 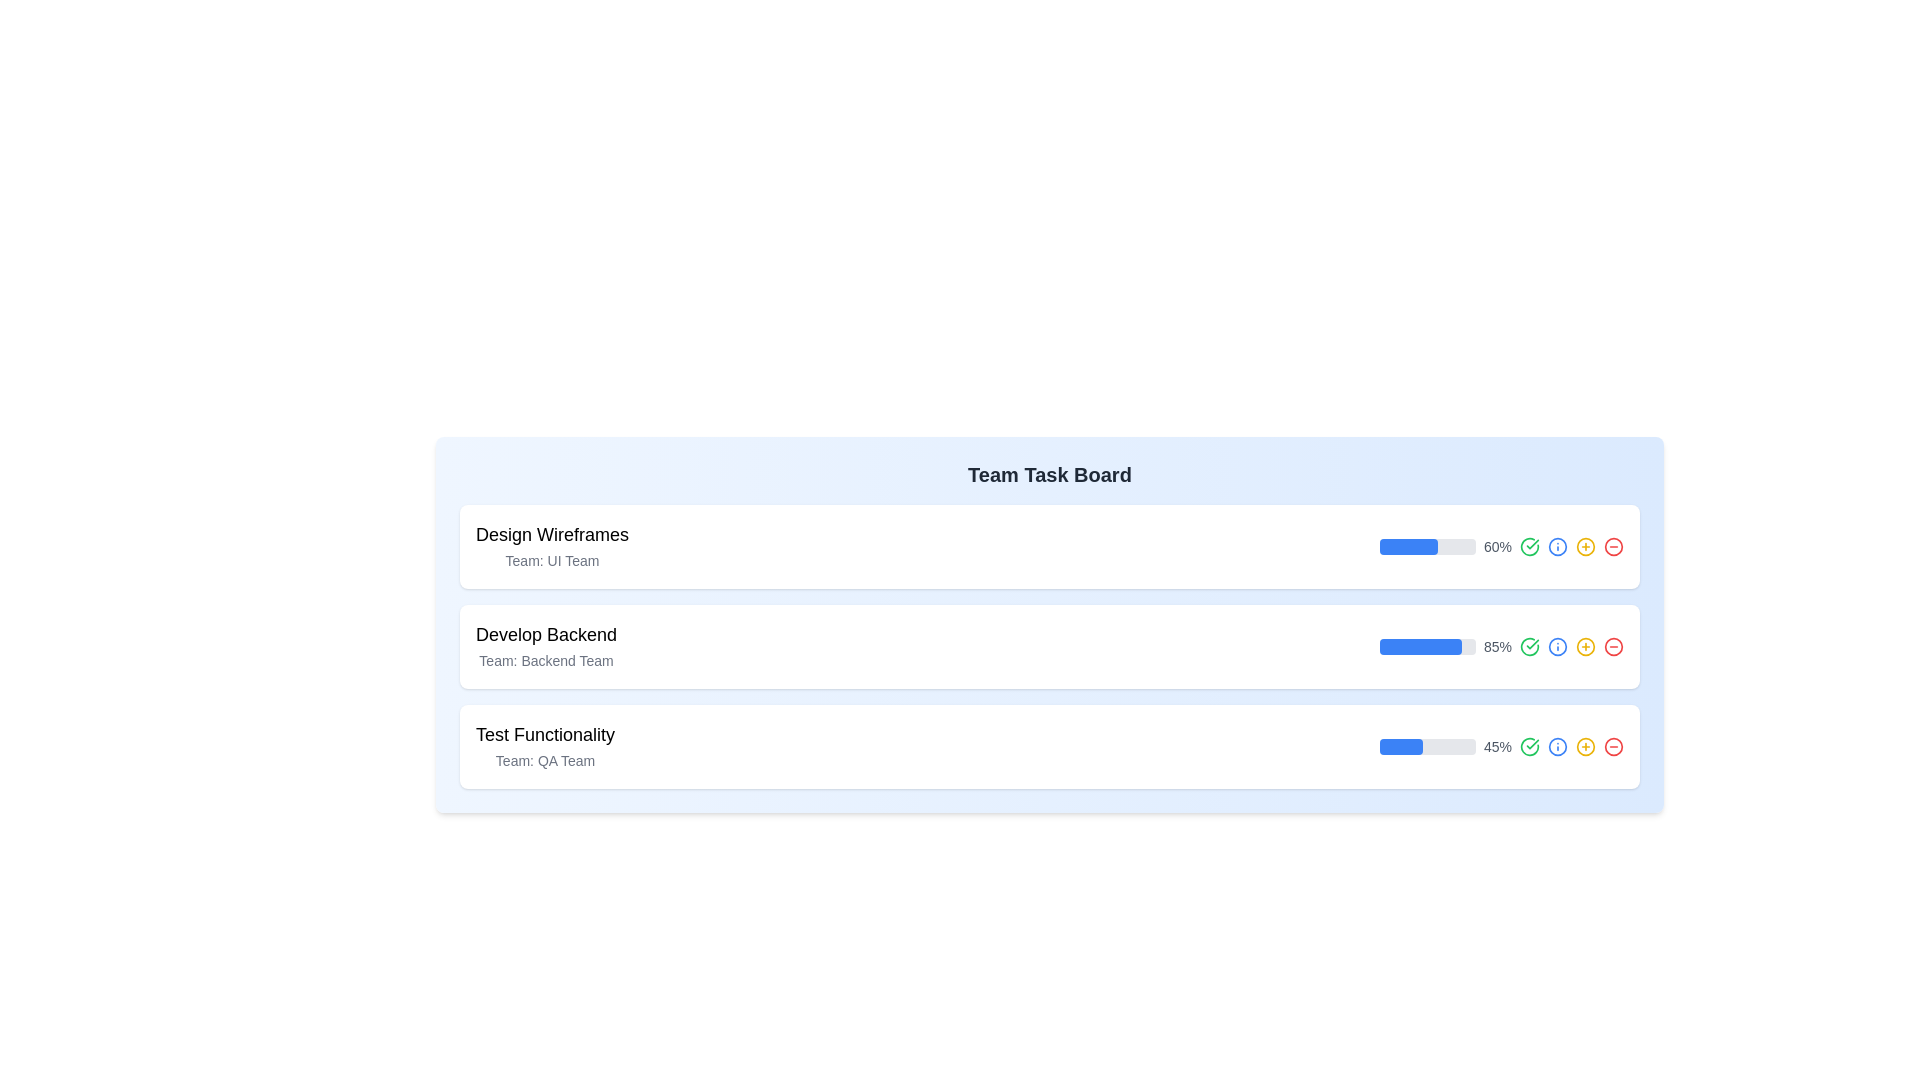 I want to click on the Icon Button, which serves as a confirmation indicator located to the right of the '85%' summary percentage in the middle row of the task board, so click(x=1529, y=647).